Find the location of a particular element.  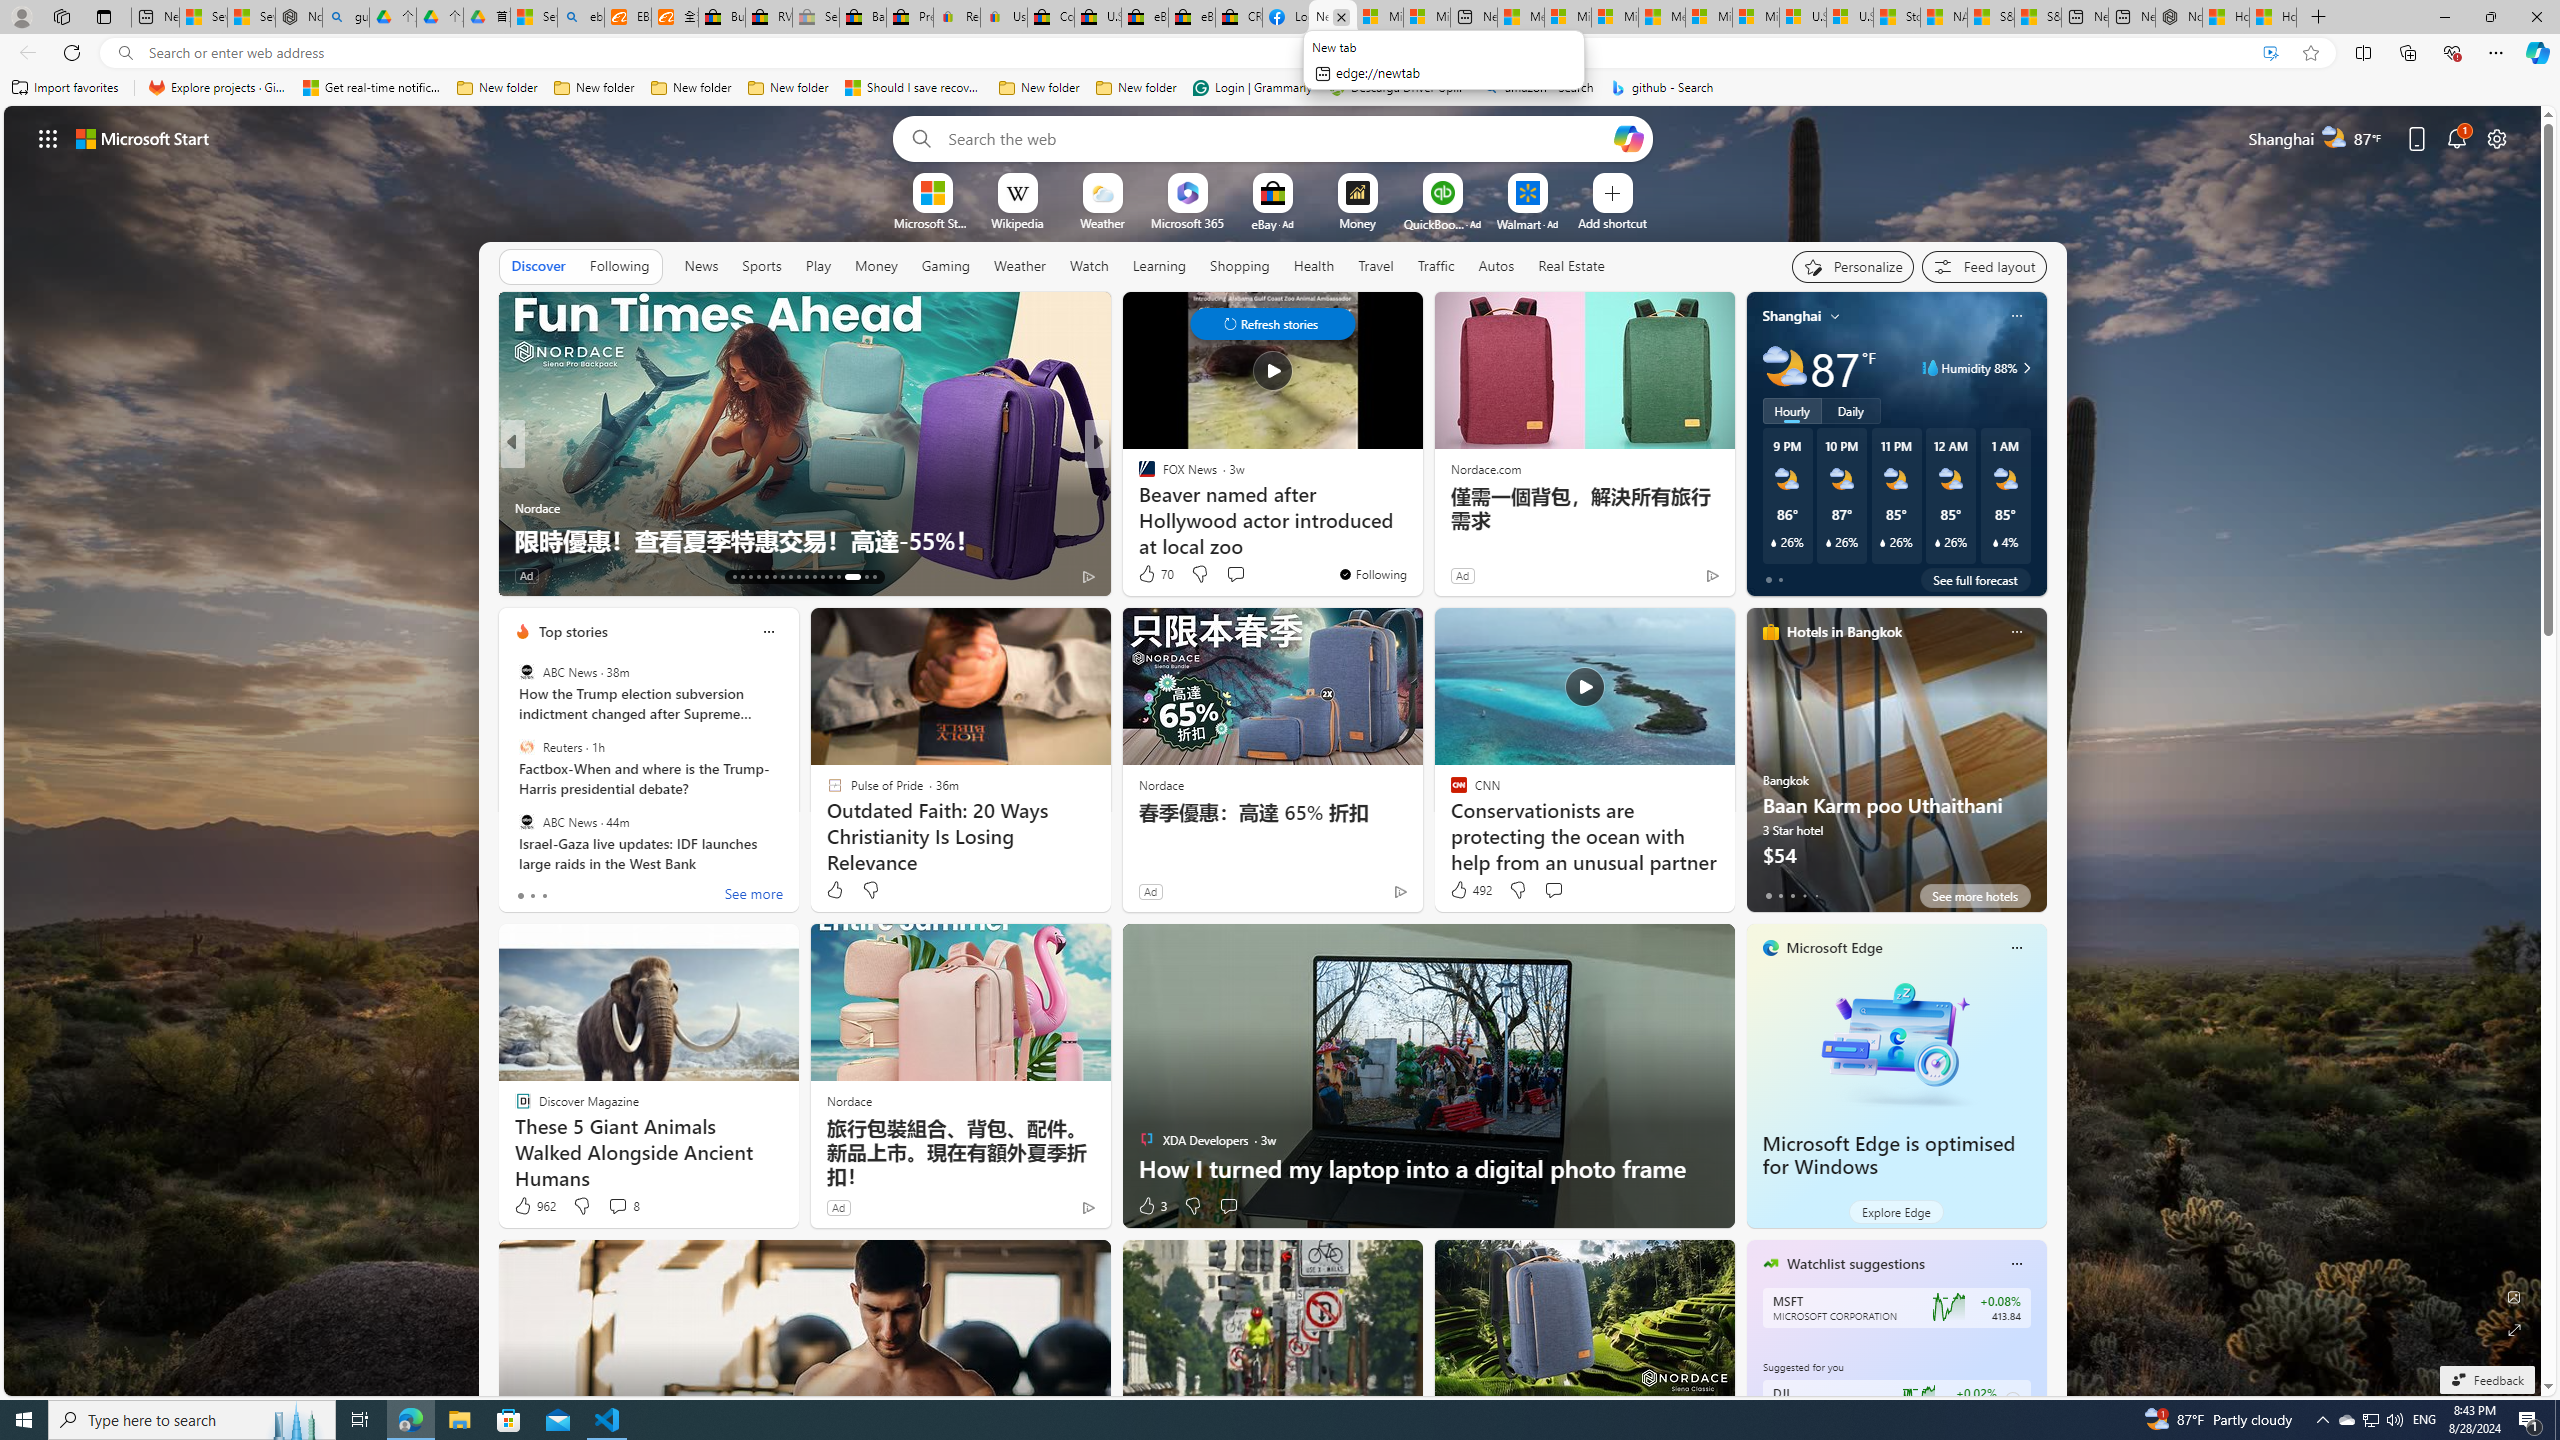

'29 Like' is located at coordinates (1147, 575).